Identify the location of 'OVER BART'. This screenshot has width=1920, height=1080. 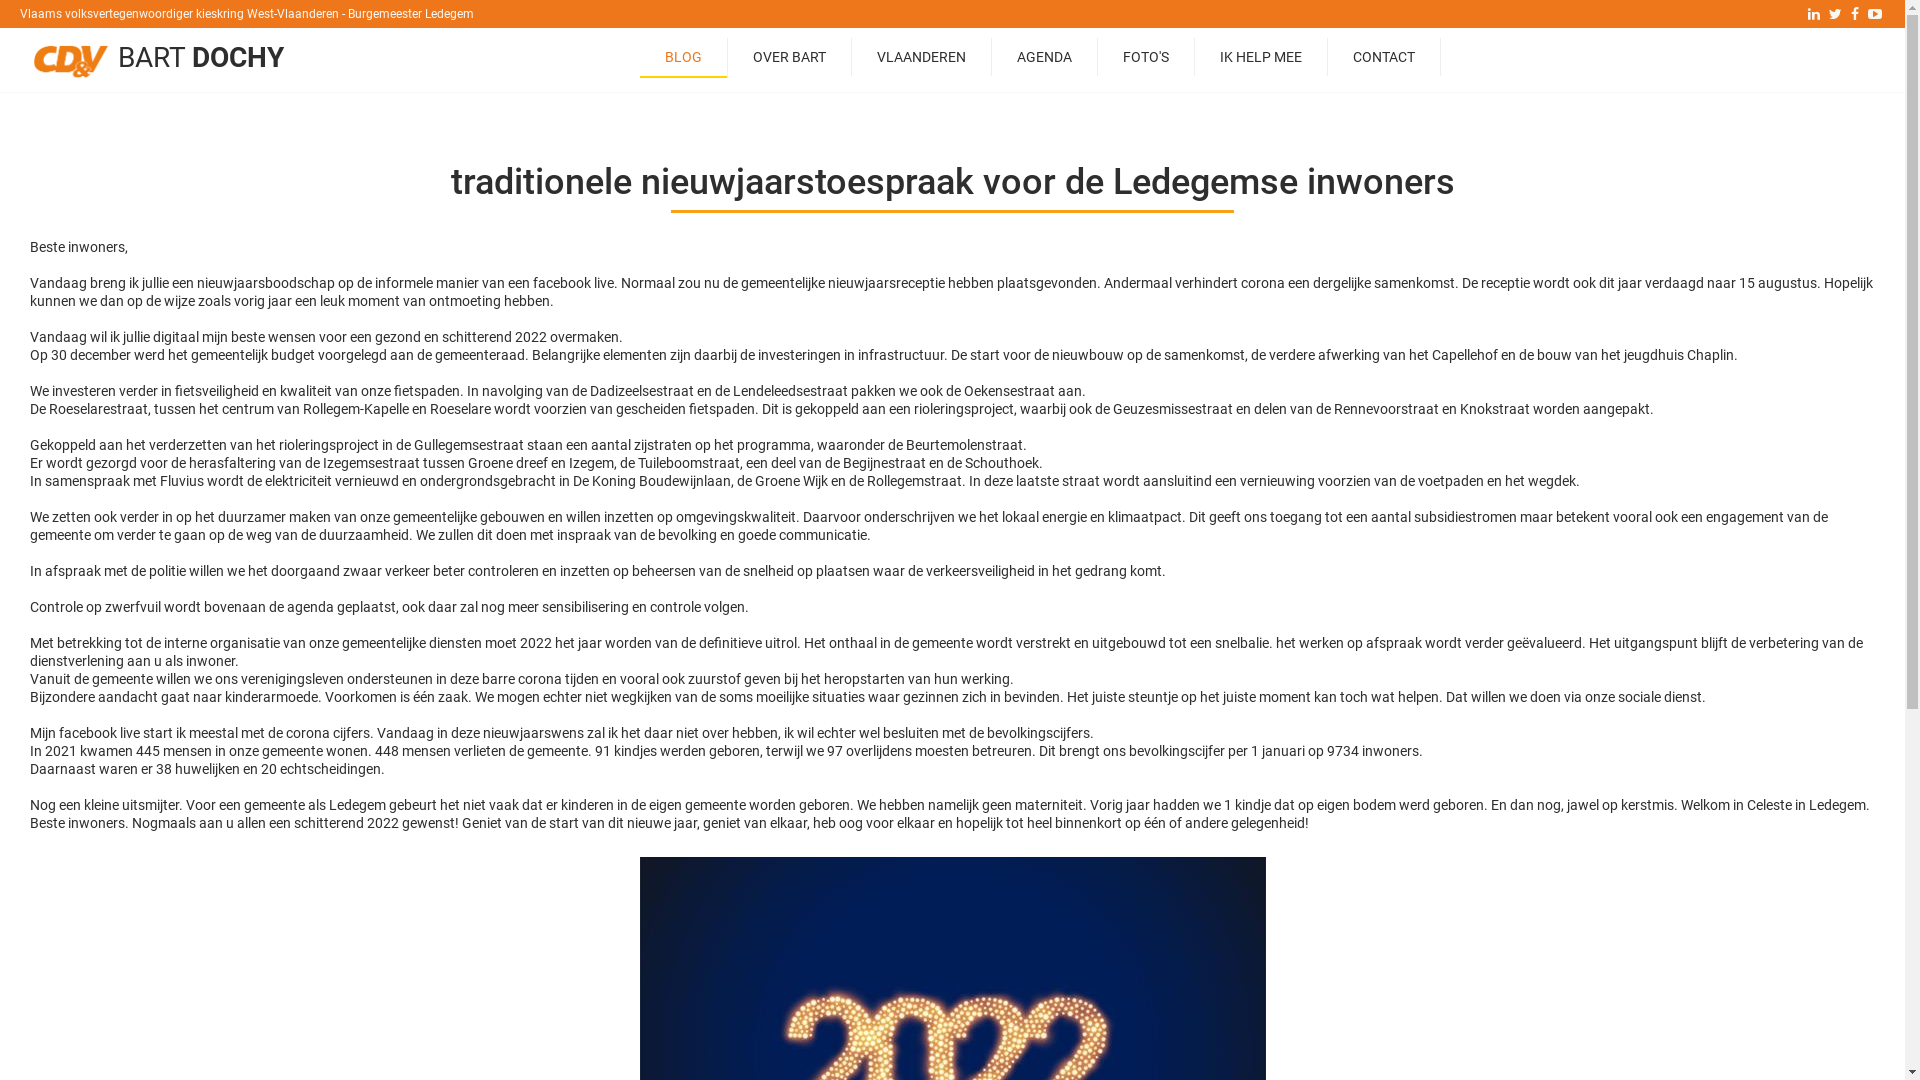
(727, 56).